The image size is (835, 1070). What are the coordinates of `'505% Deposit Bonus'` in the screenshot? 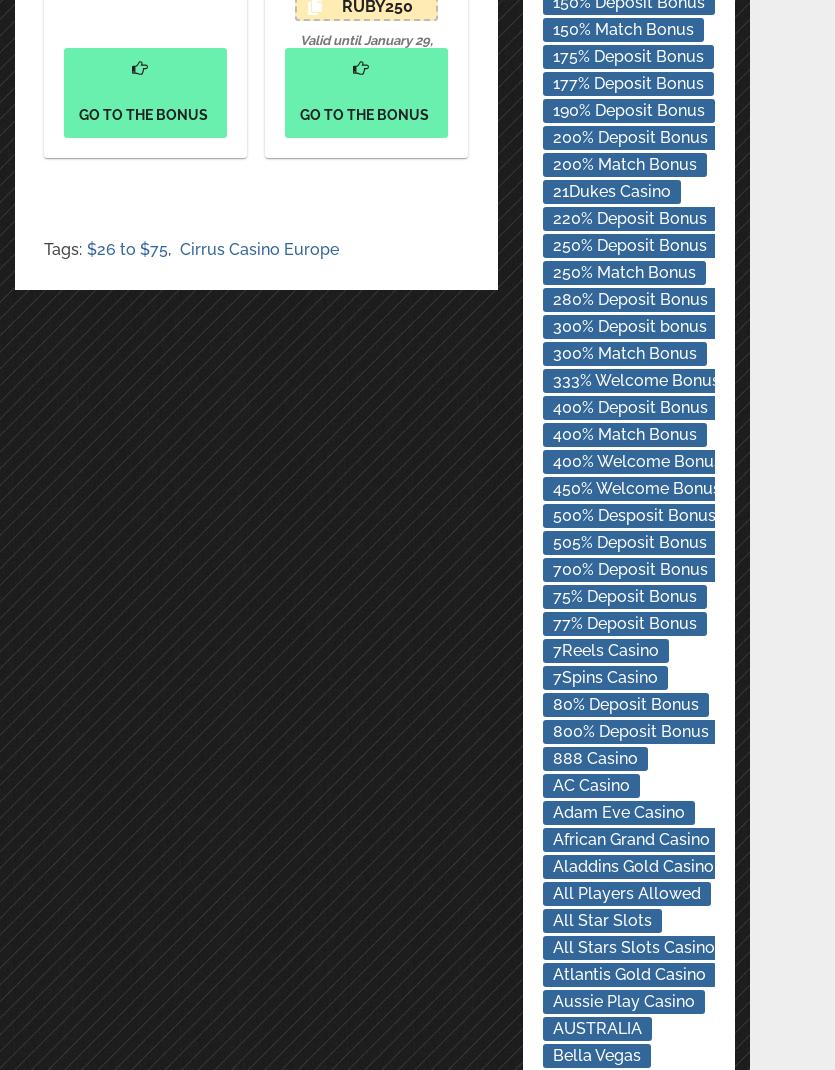 It's located at (552, 541).